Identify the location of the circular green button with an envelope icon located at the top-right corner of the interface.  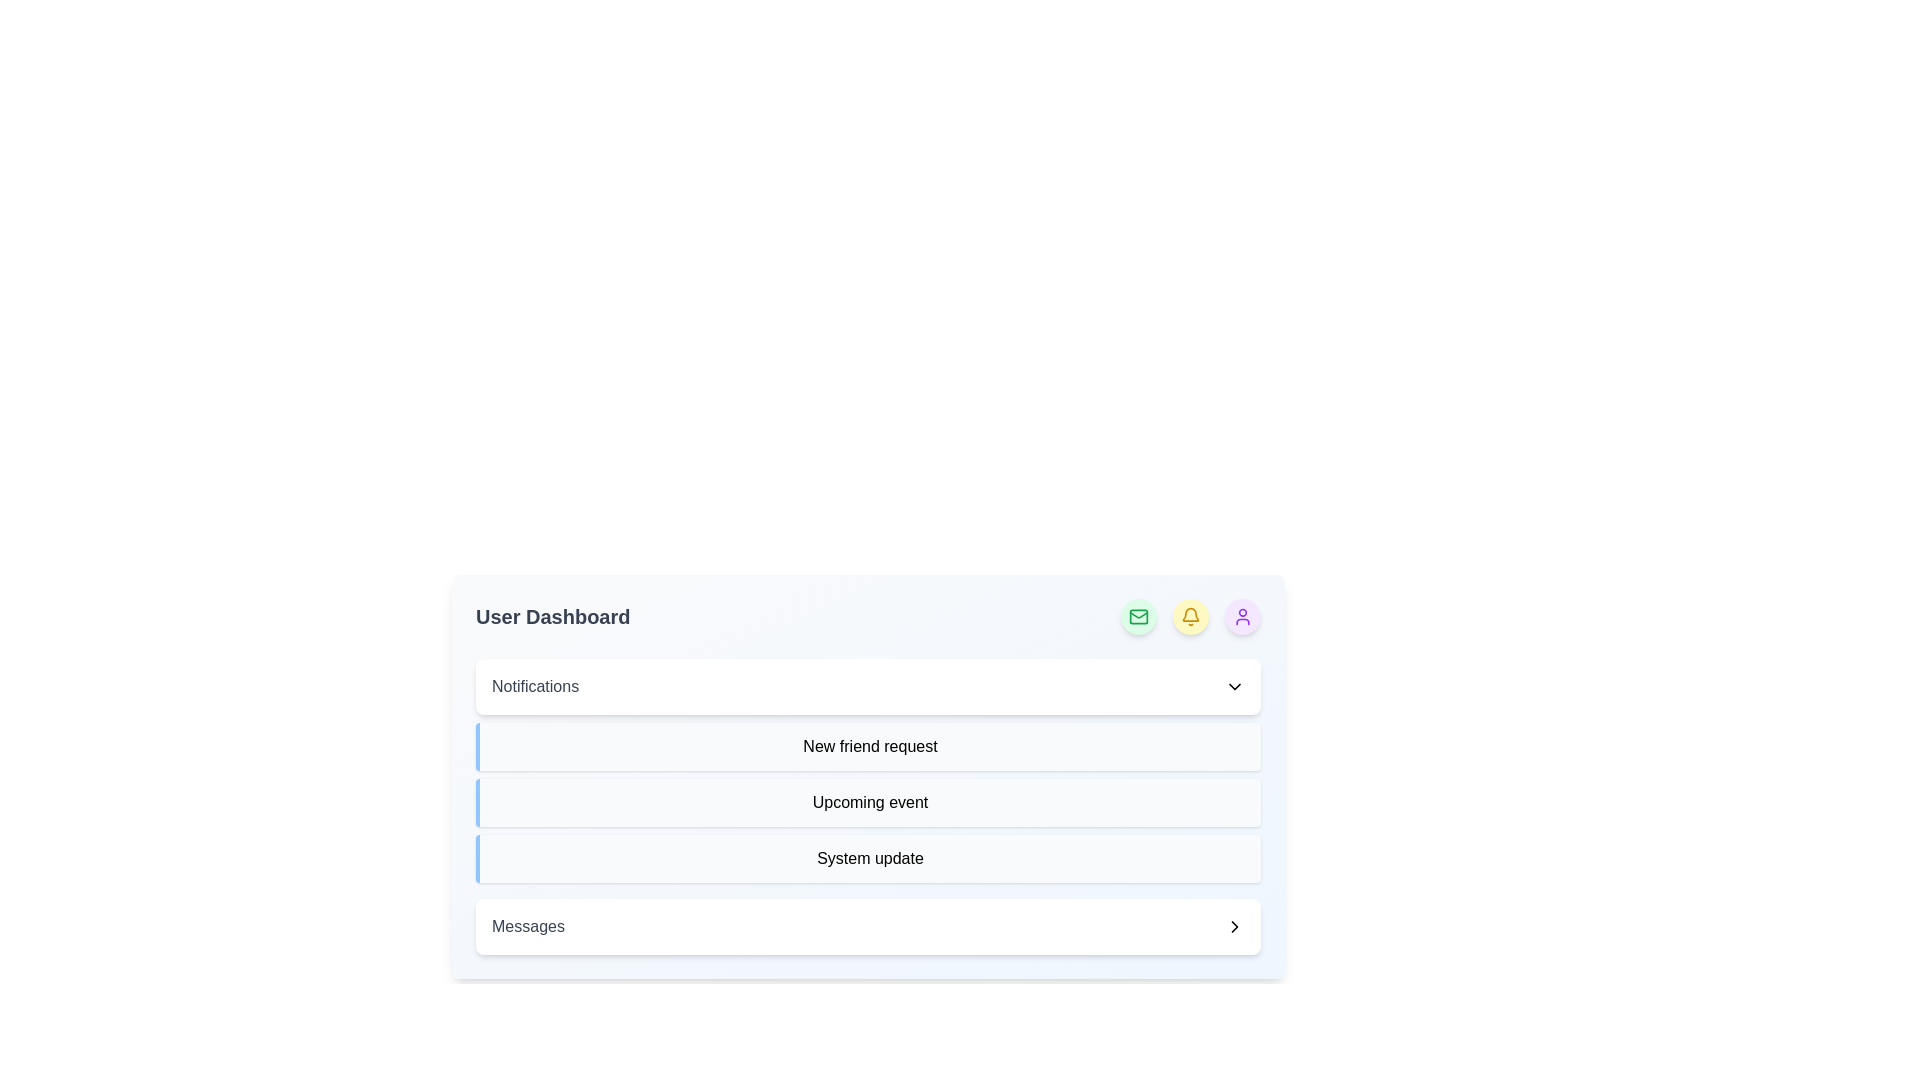
(1138, 616).